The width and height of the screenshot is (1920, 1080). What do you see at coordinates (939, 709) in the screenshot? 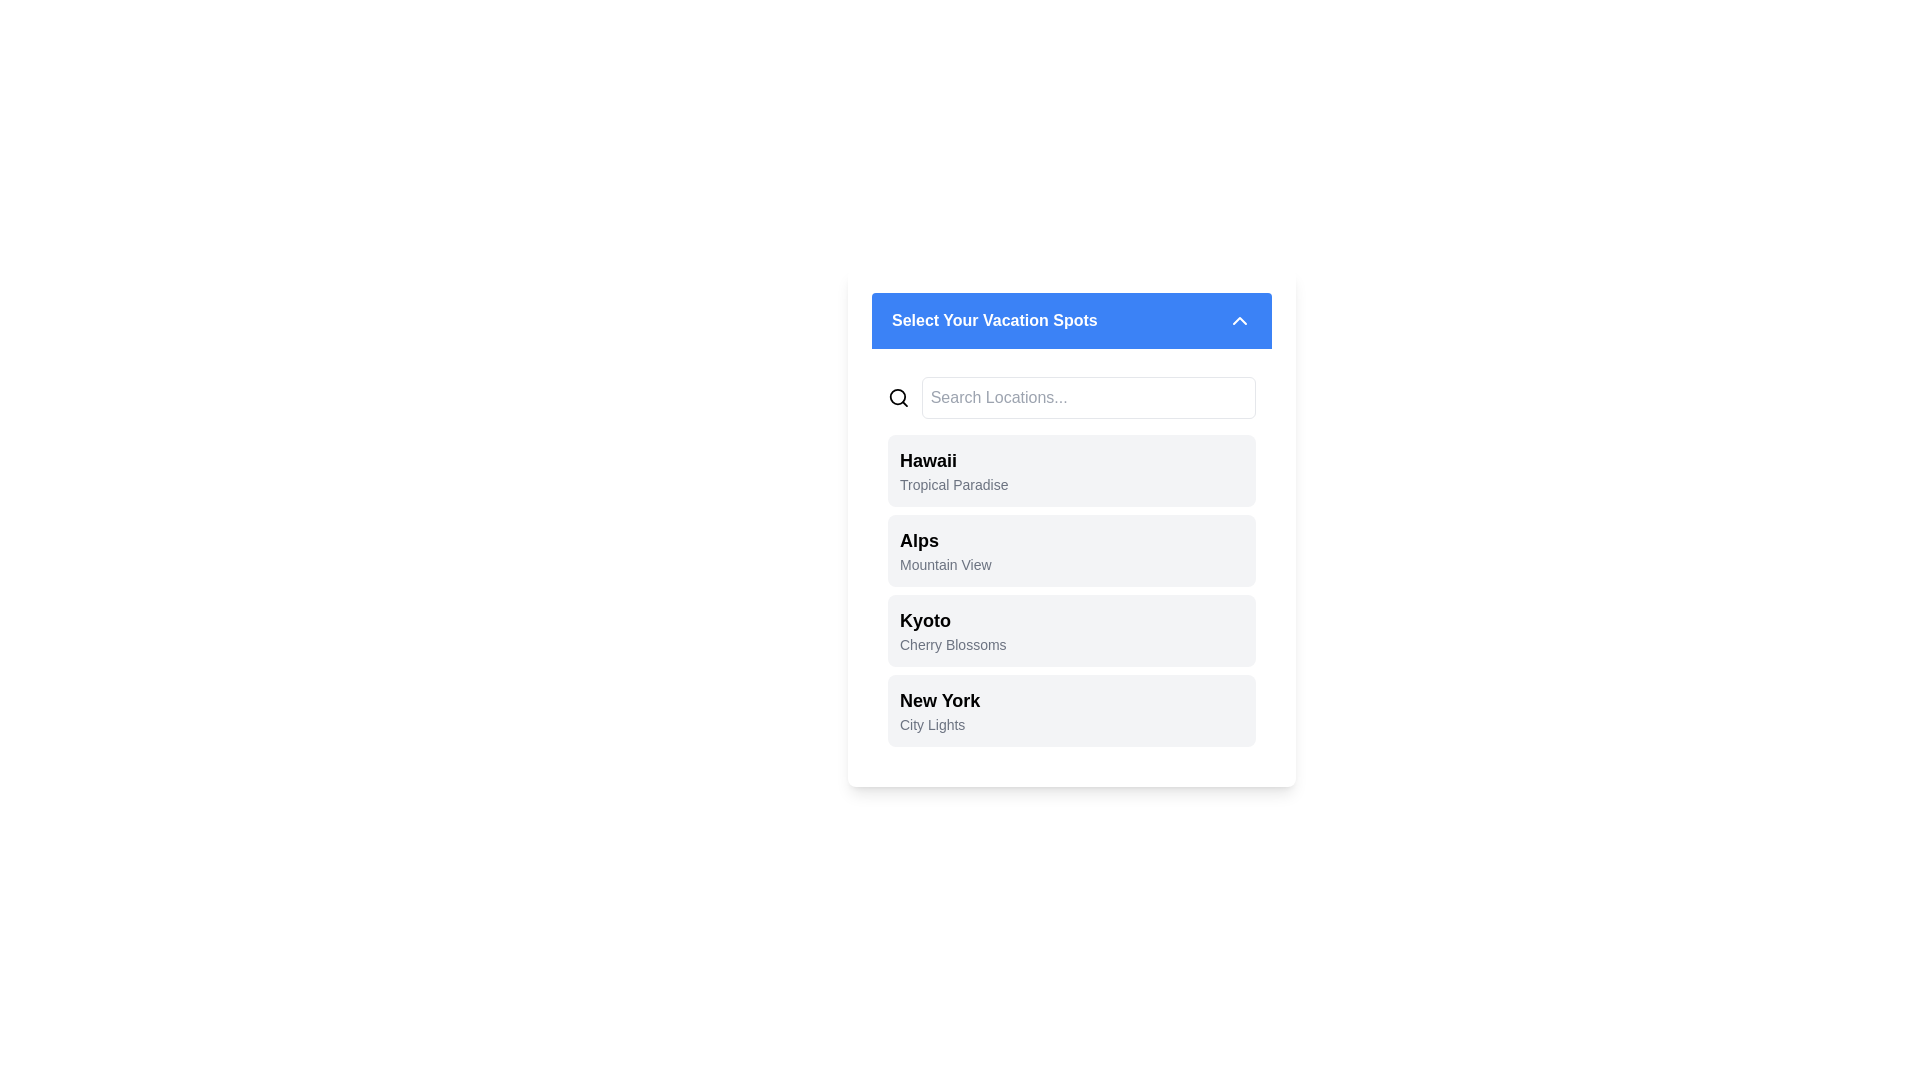
I see `the selectable item representing 'New York - City Lights', which is the fourth item in the vertical list of a card layout` at bounding box center [939, 709].